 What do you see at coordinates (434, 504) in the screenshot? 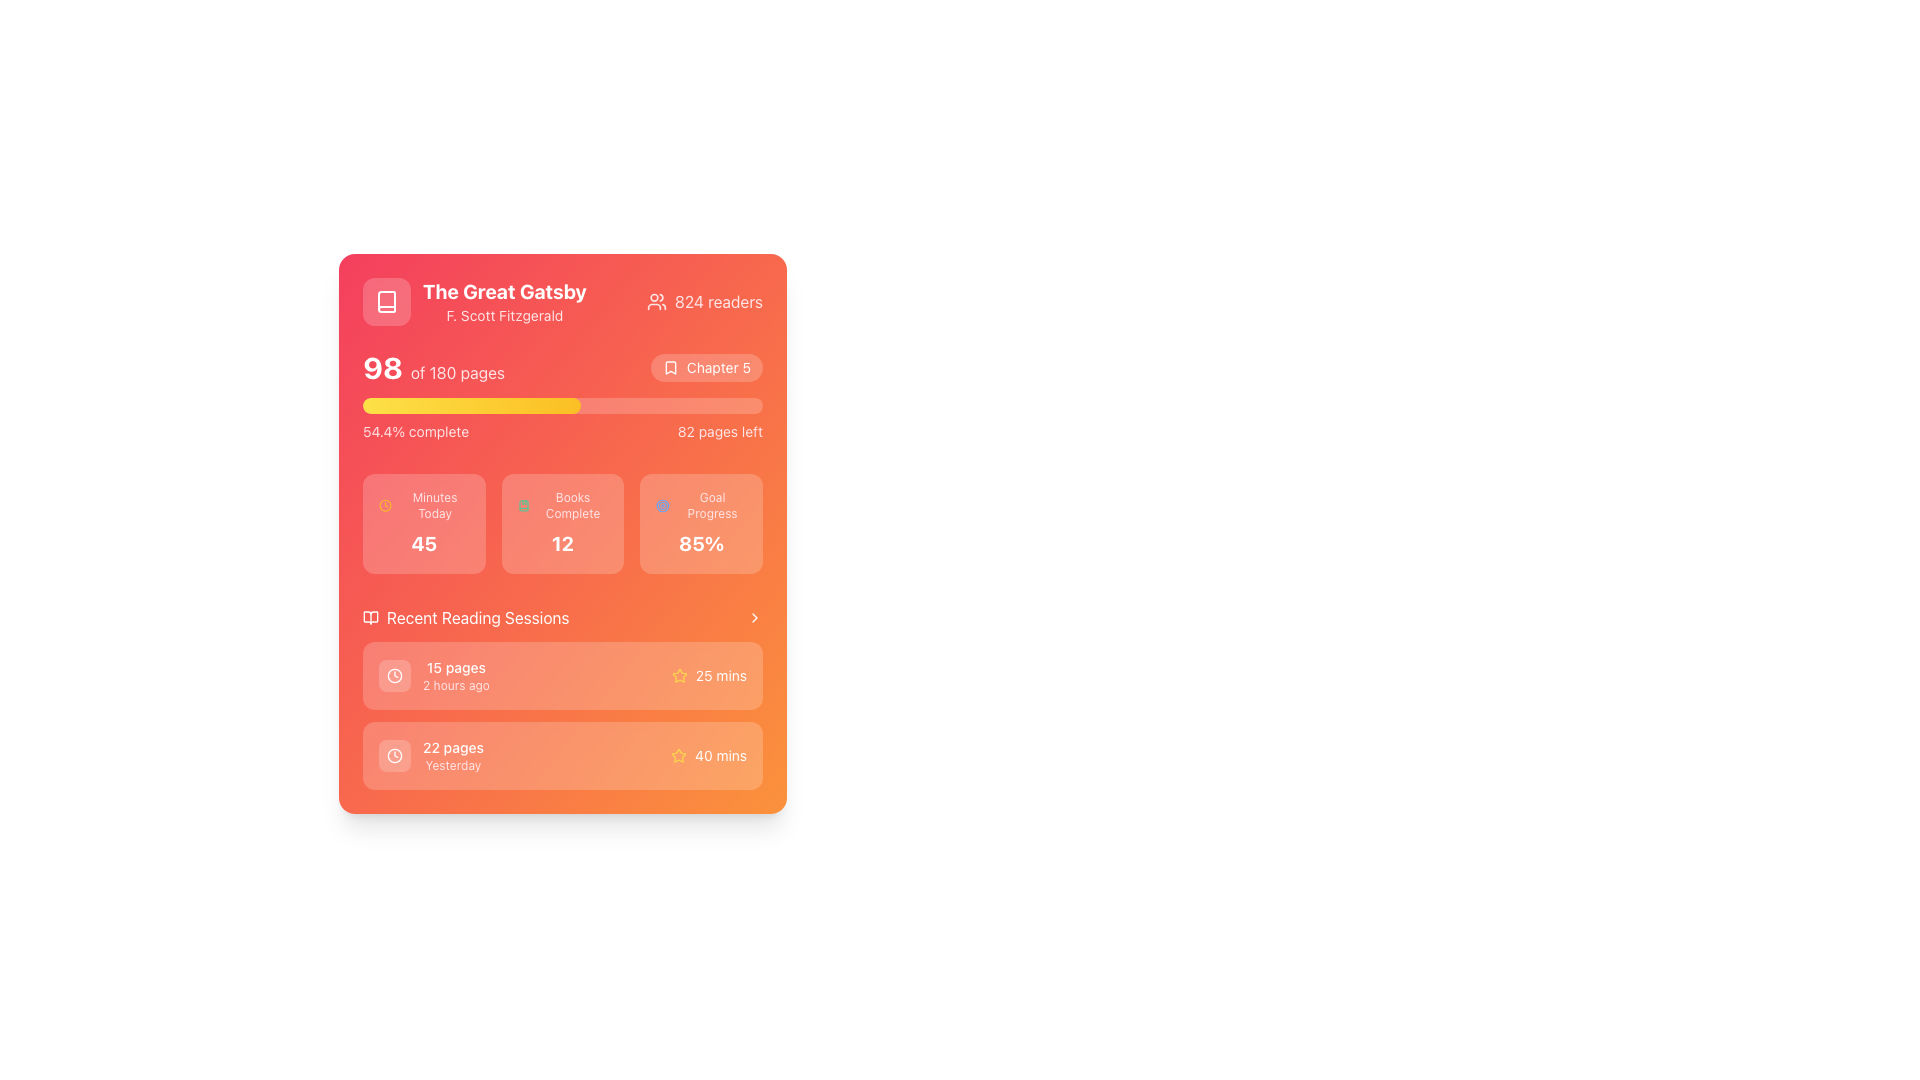
I see `the 'Minutes Today' text label element, which is styled with a small font size and rose-colored text, located within a grouped interface section` at bounding box center [434, 504].